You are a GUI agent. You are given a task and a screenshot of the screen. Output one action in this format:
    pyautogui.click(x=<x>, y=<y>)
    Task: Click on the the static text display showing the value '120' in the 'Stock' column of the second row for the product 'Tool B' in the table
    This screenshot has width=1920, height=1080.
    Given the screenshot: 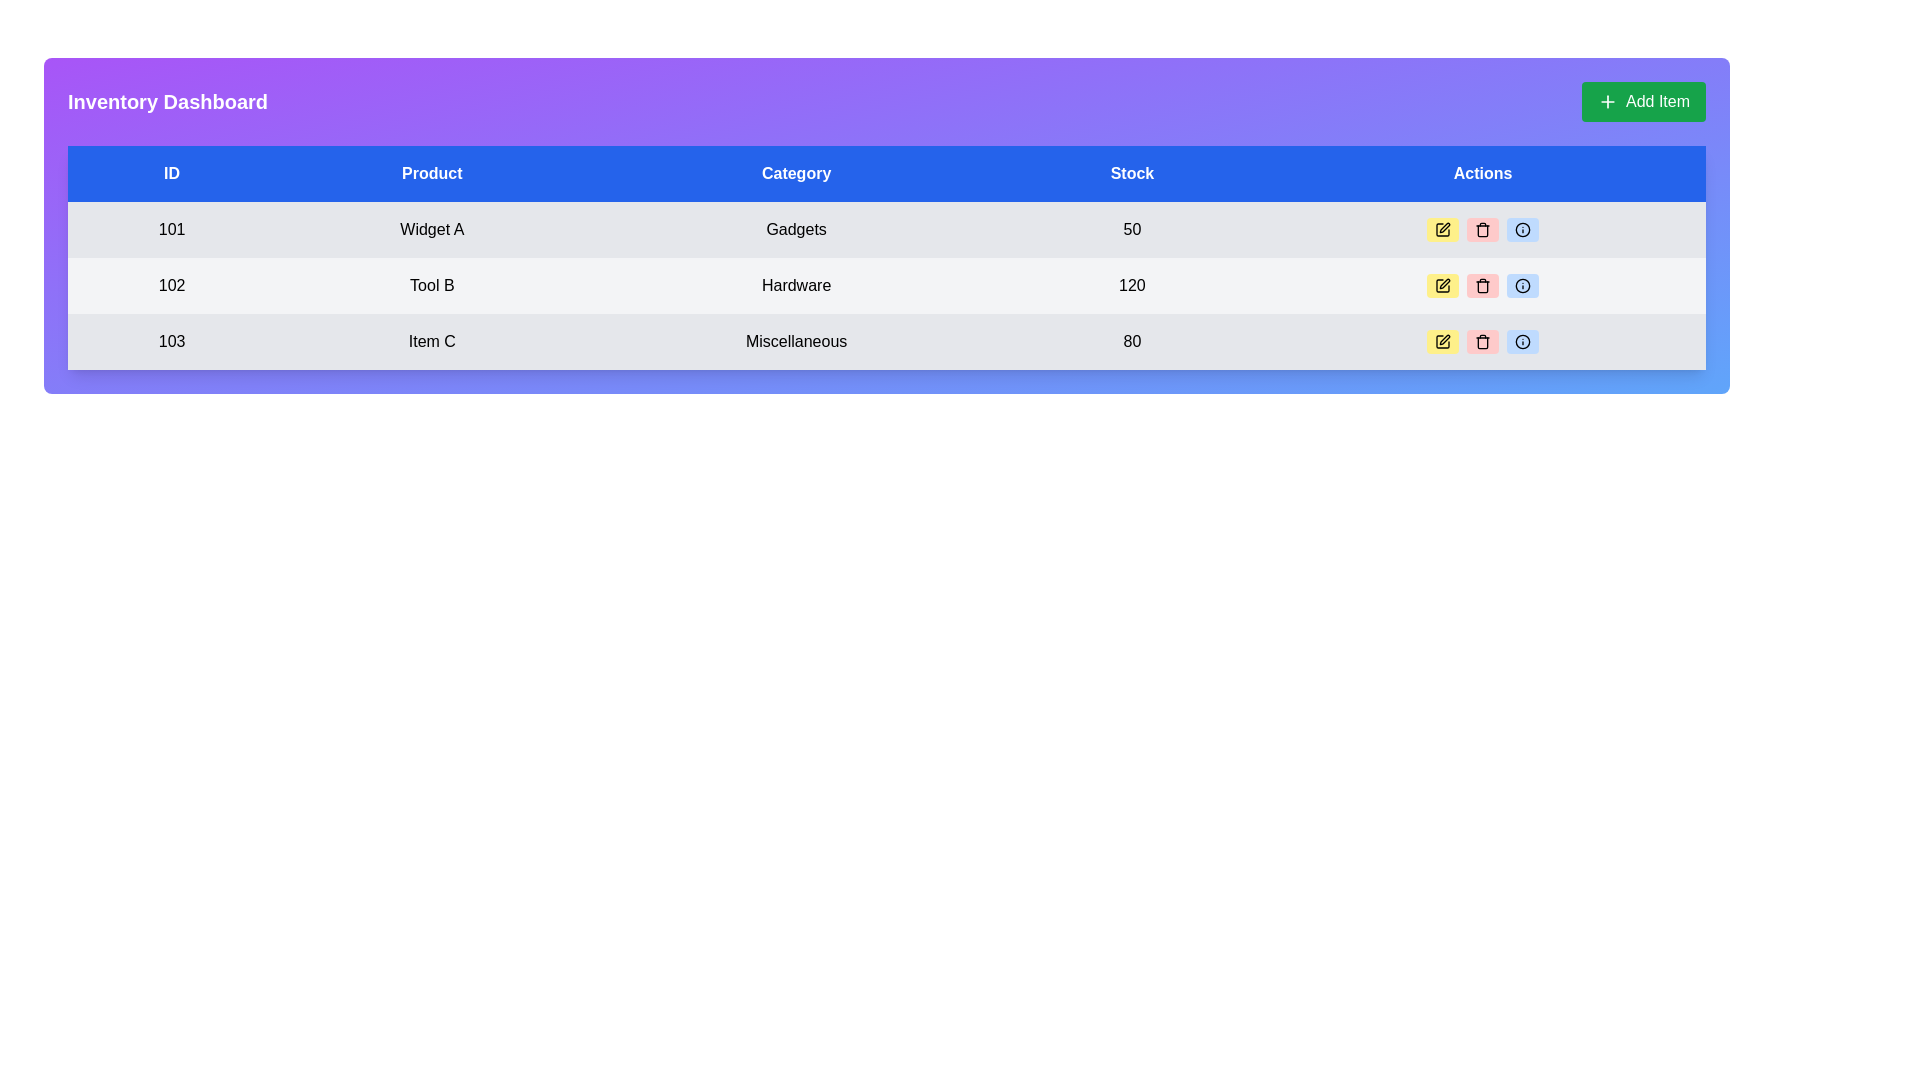 What is the action you would take?
    pyautogui.click(x=1132, y=285)
    